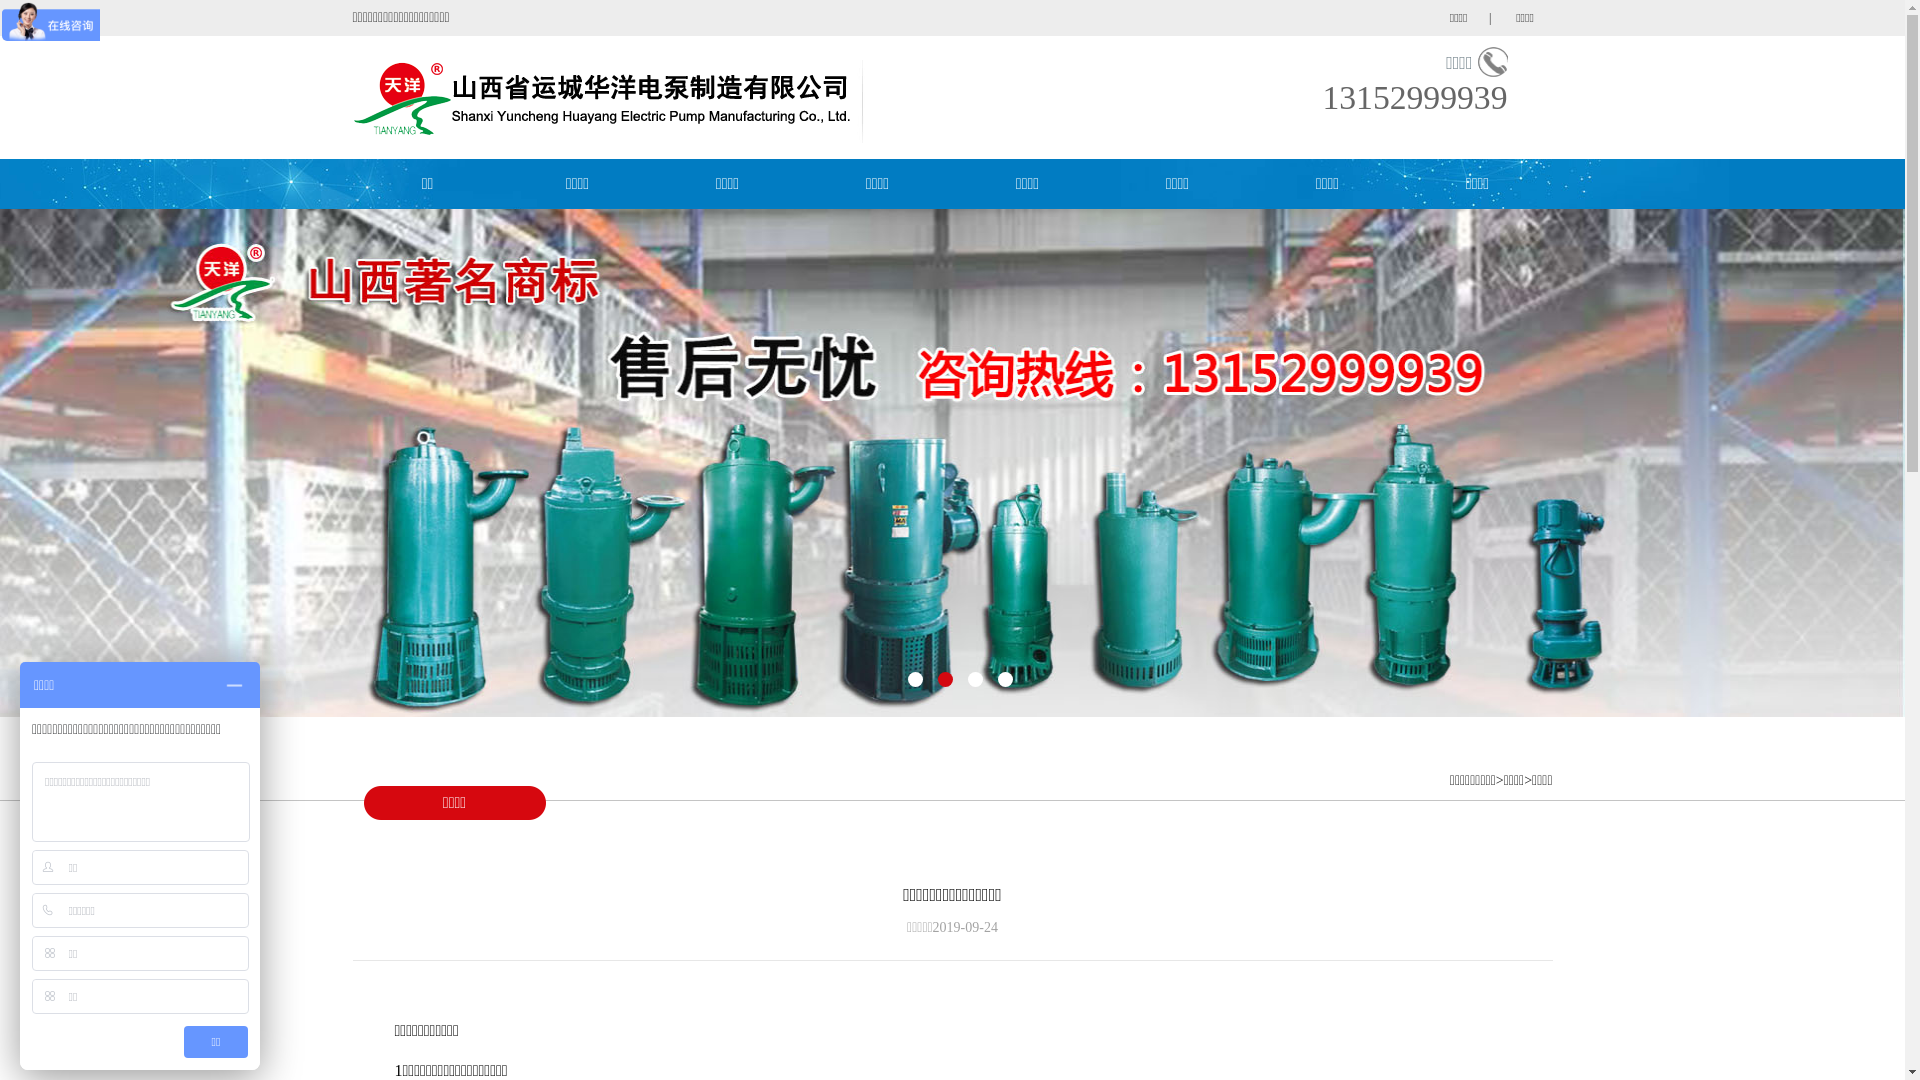 Image resolution: width=1920 pixels, height=1080 pixels. I want to click on '1', so click(914, 678).